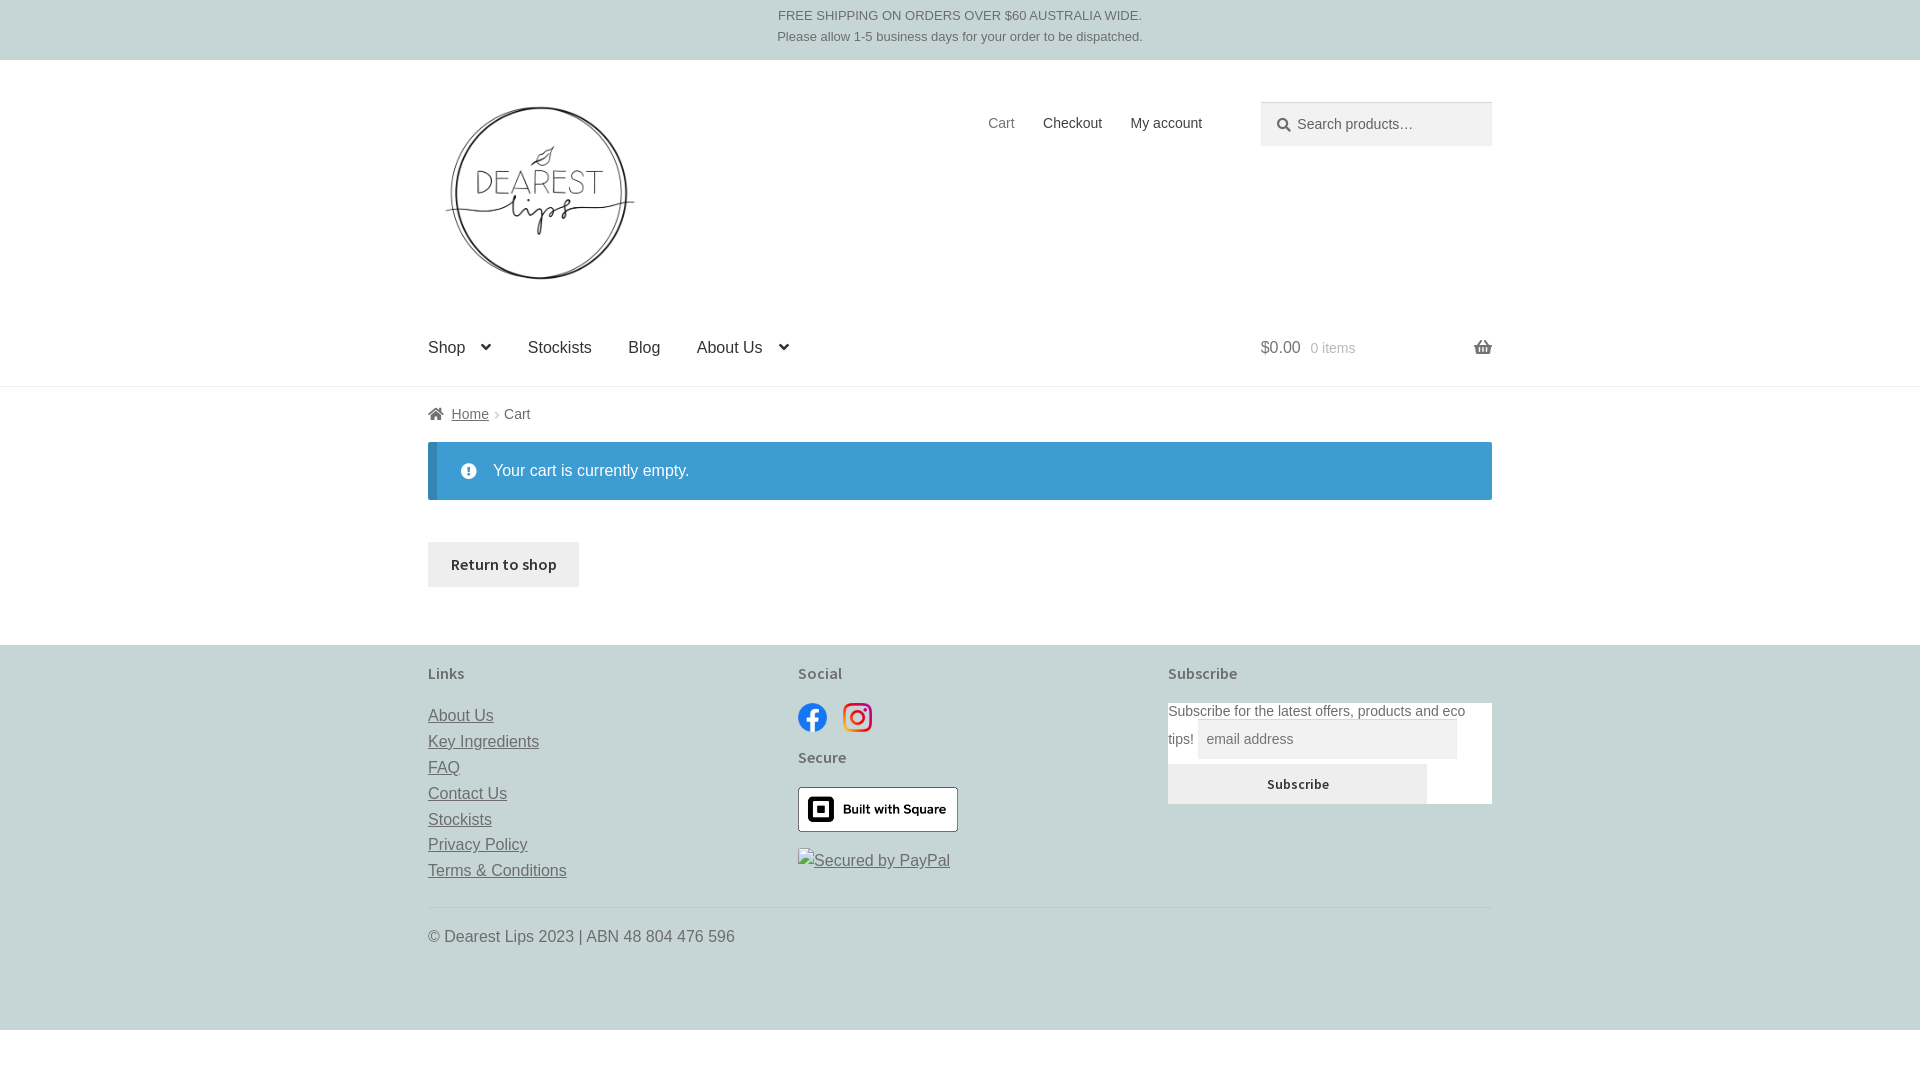 The width and height of the screenshot is (1920, 1080). Describe the element at coordinates (483, 741) in the screenshot. I see `'Key Ingredients'` at that location.